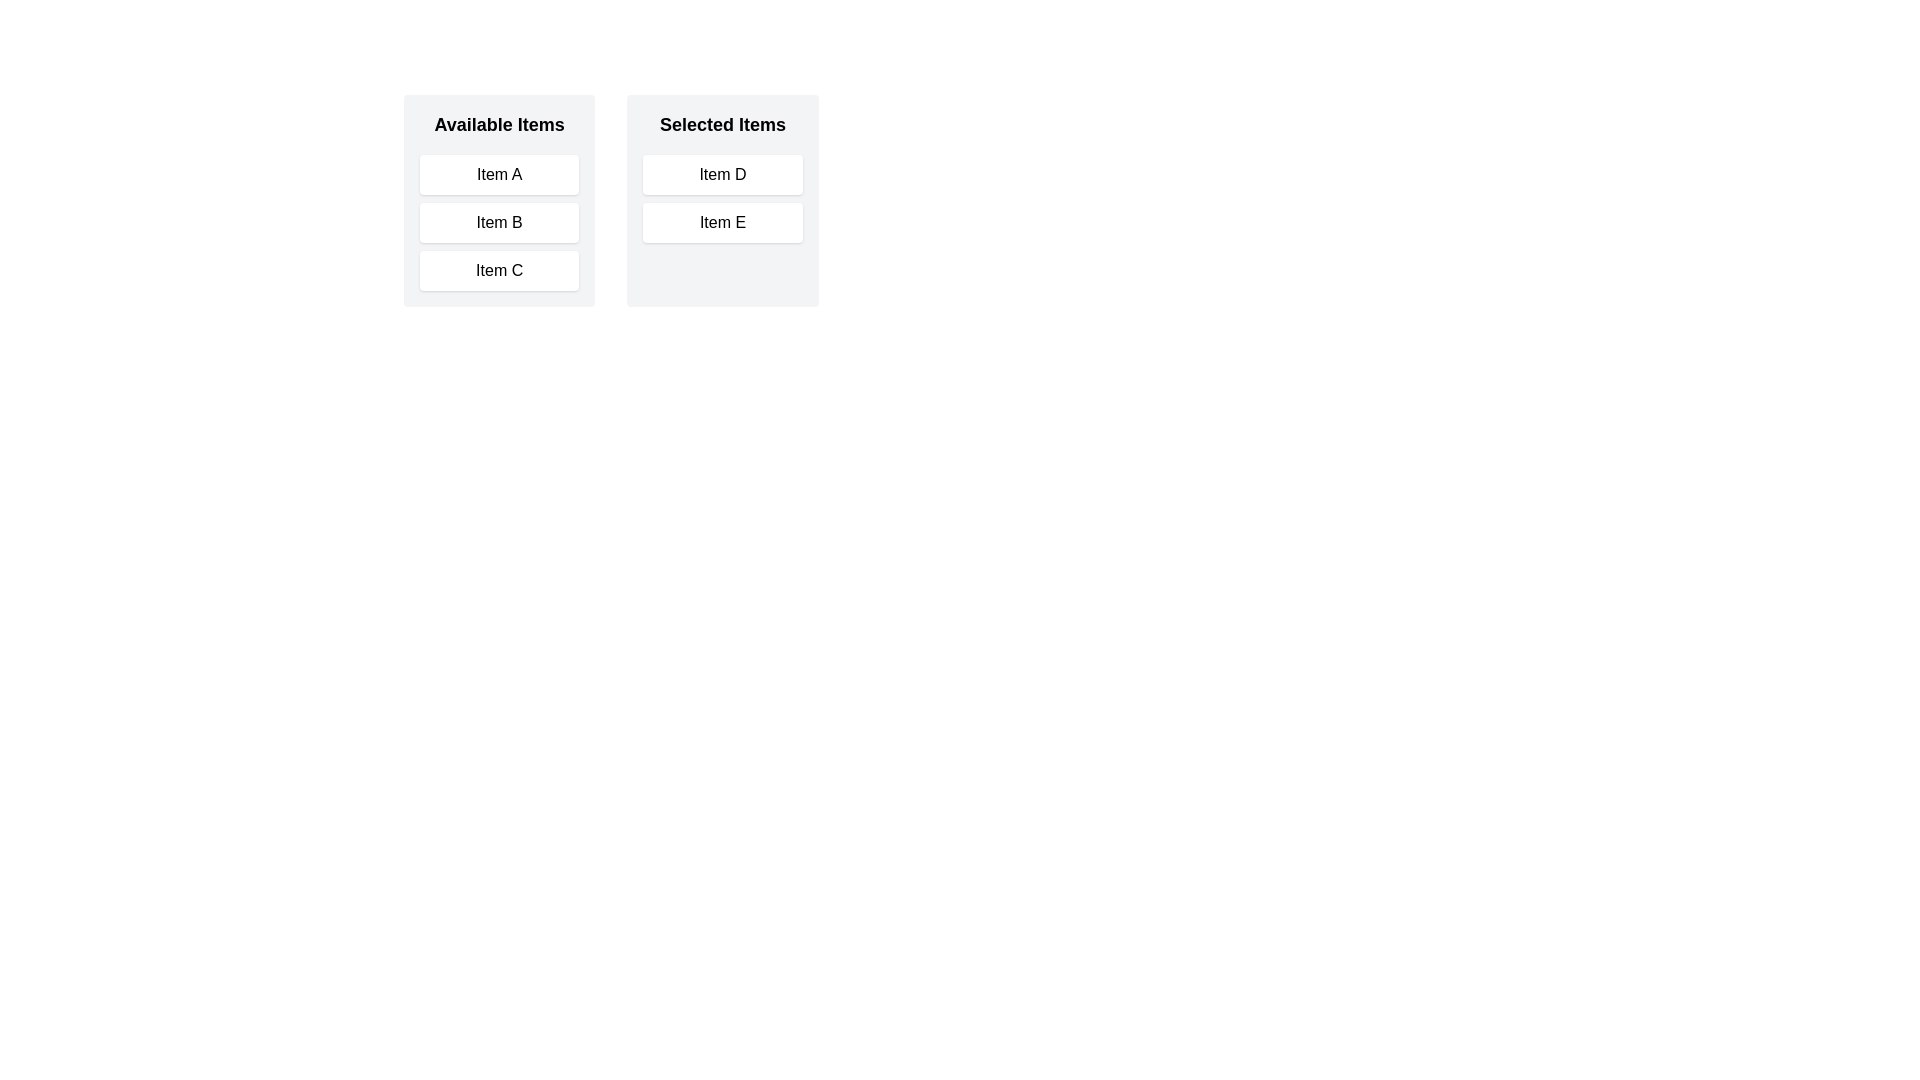 The width and height of the screenshot is (1920, 1080). Describe the element at coordinates (722, 200) in the screenshot. I see `the 'Selected Items' section to visually inspect its contents` at that location.